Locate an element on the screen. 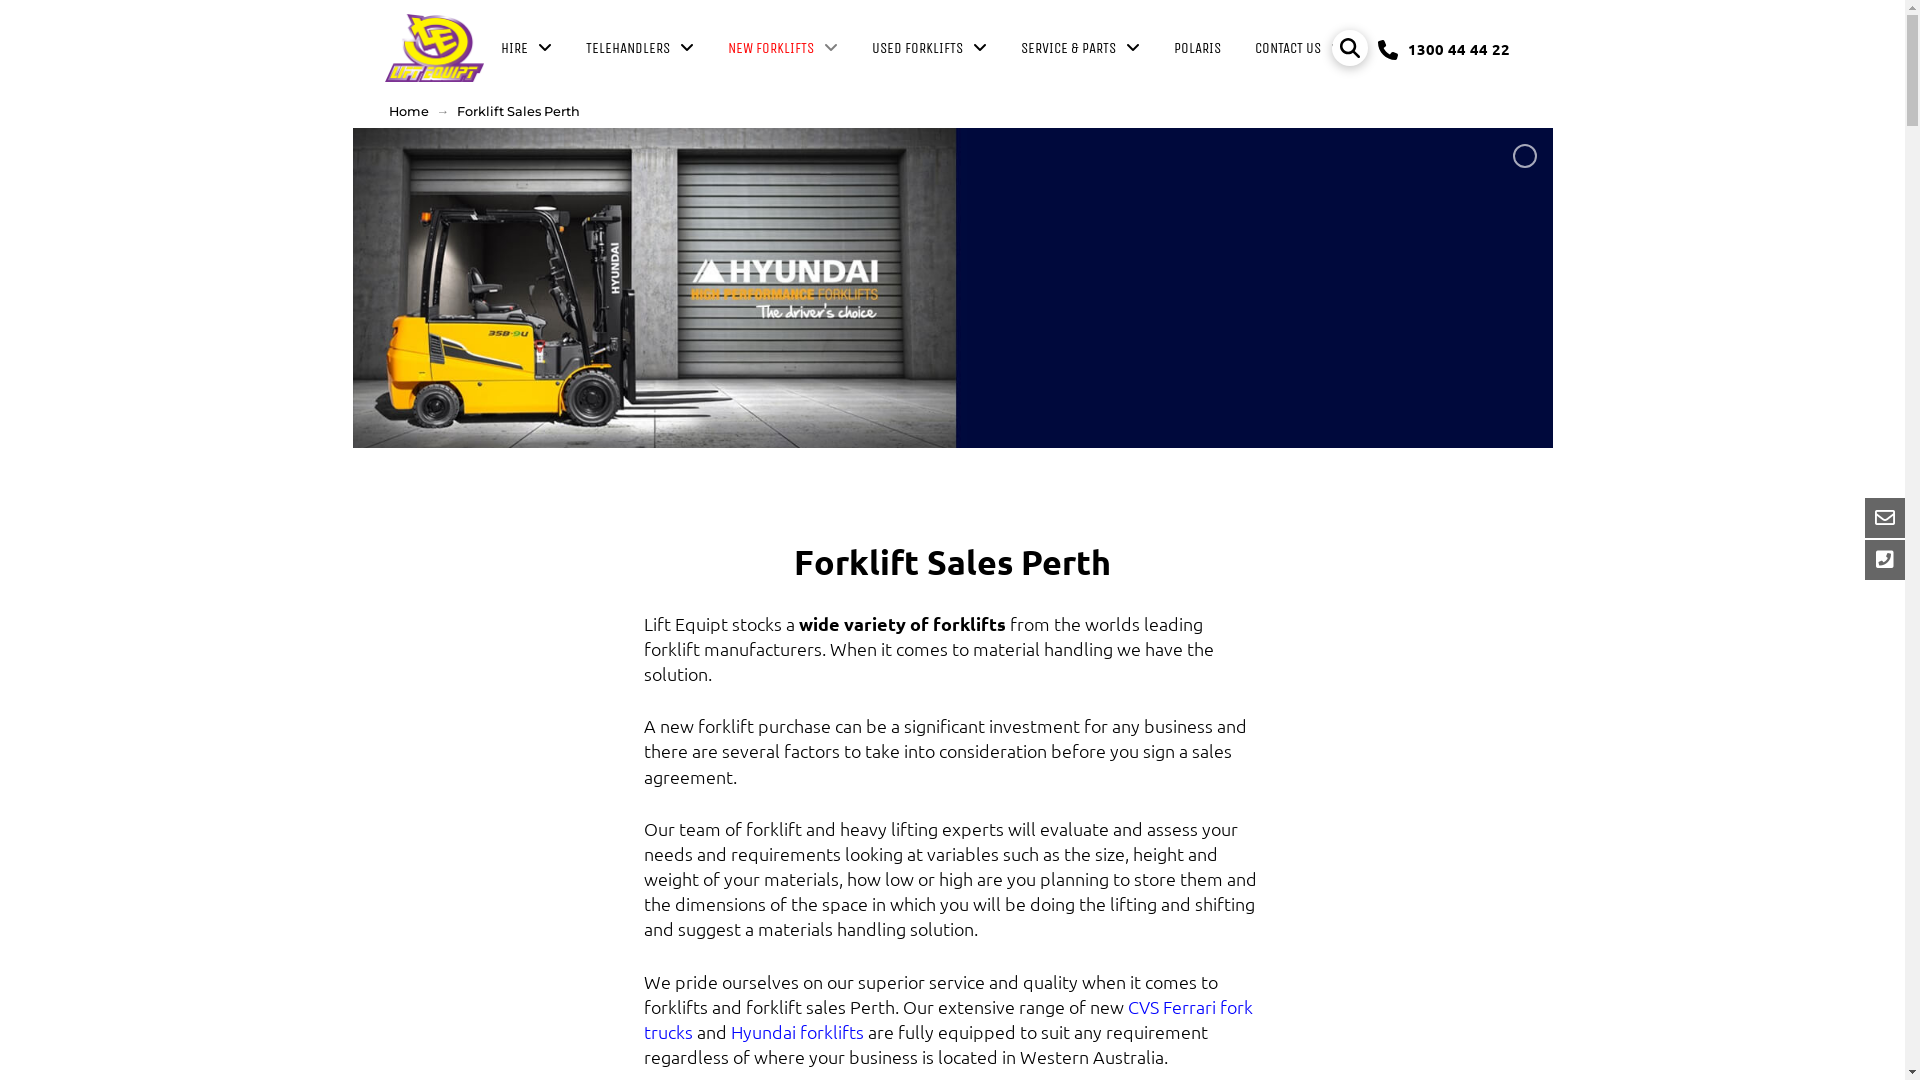  'HIRE' is located at coordinates (526, 46).